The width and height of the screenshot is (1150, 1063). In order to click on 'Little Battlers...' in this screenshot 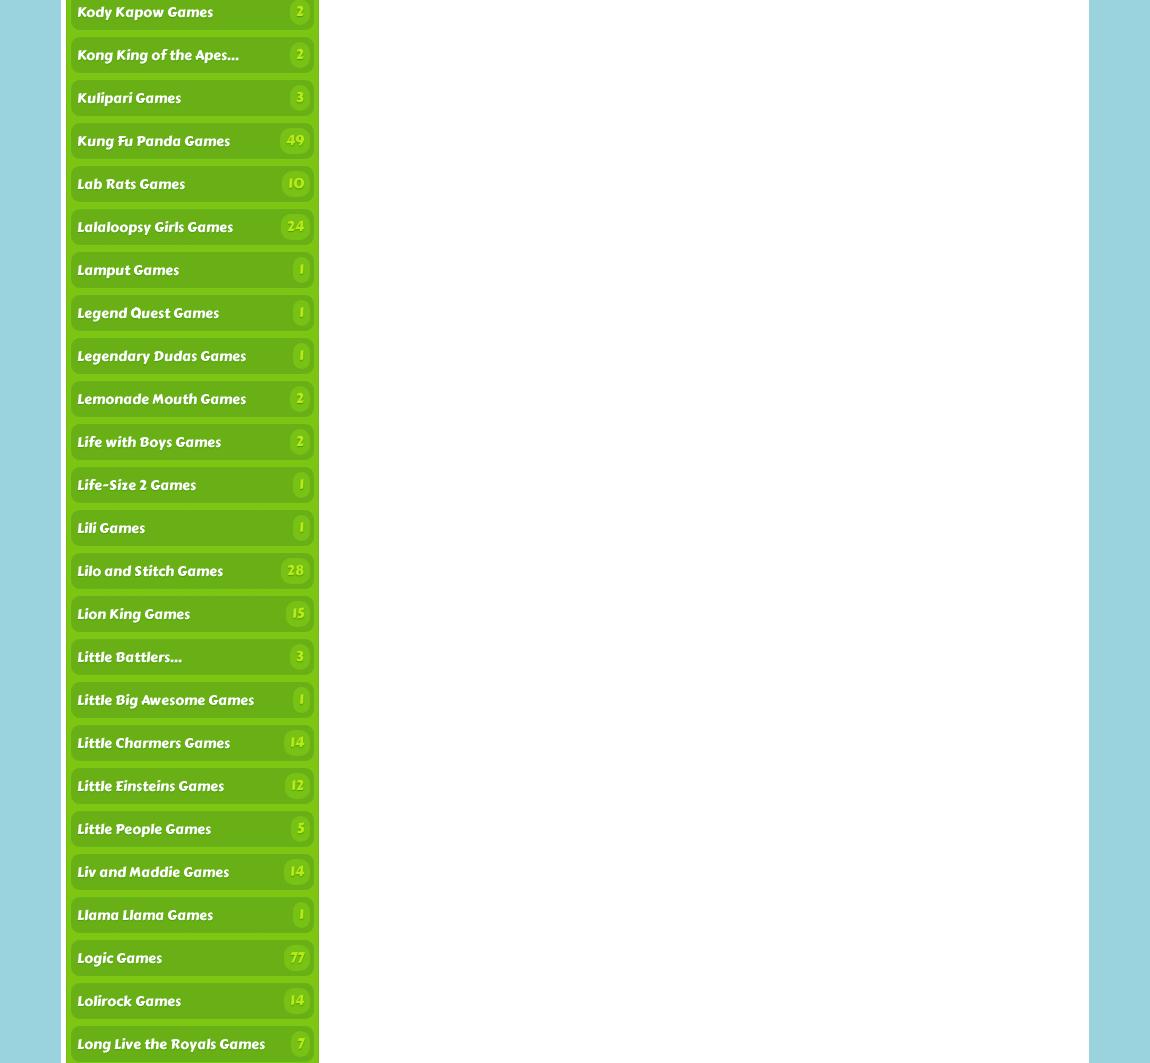, I will do `click(128, 656)`.